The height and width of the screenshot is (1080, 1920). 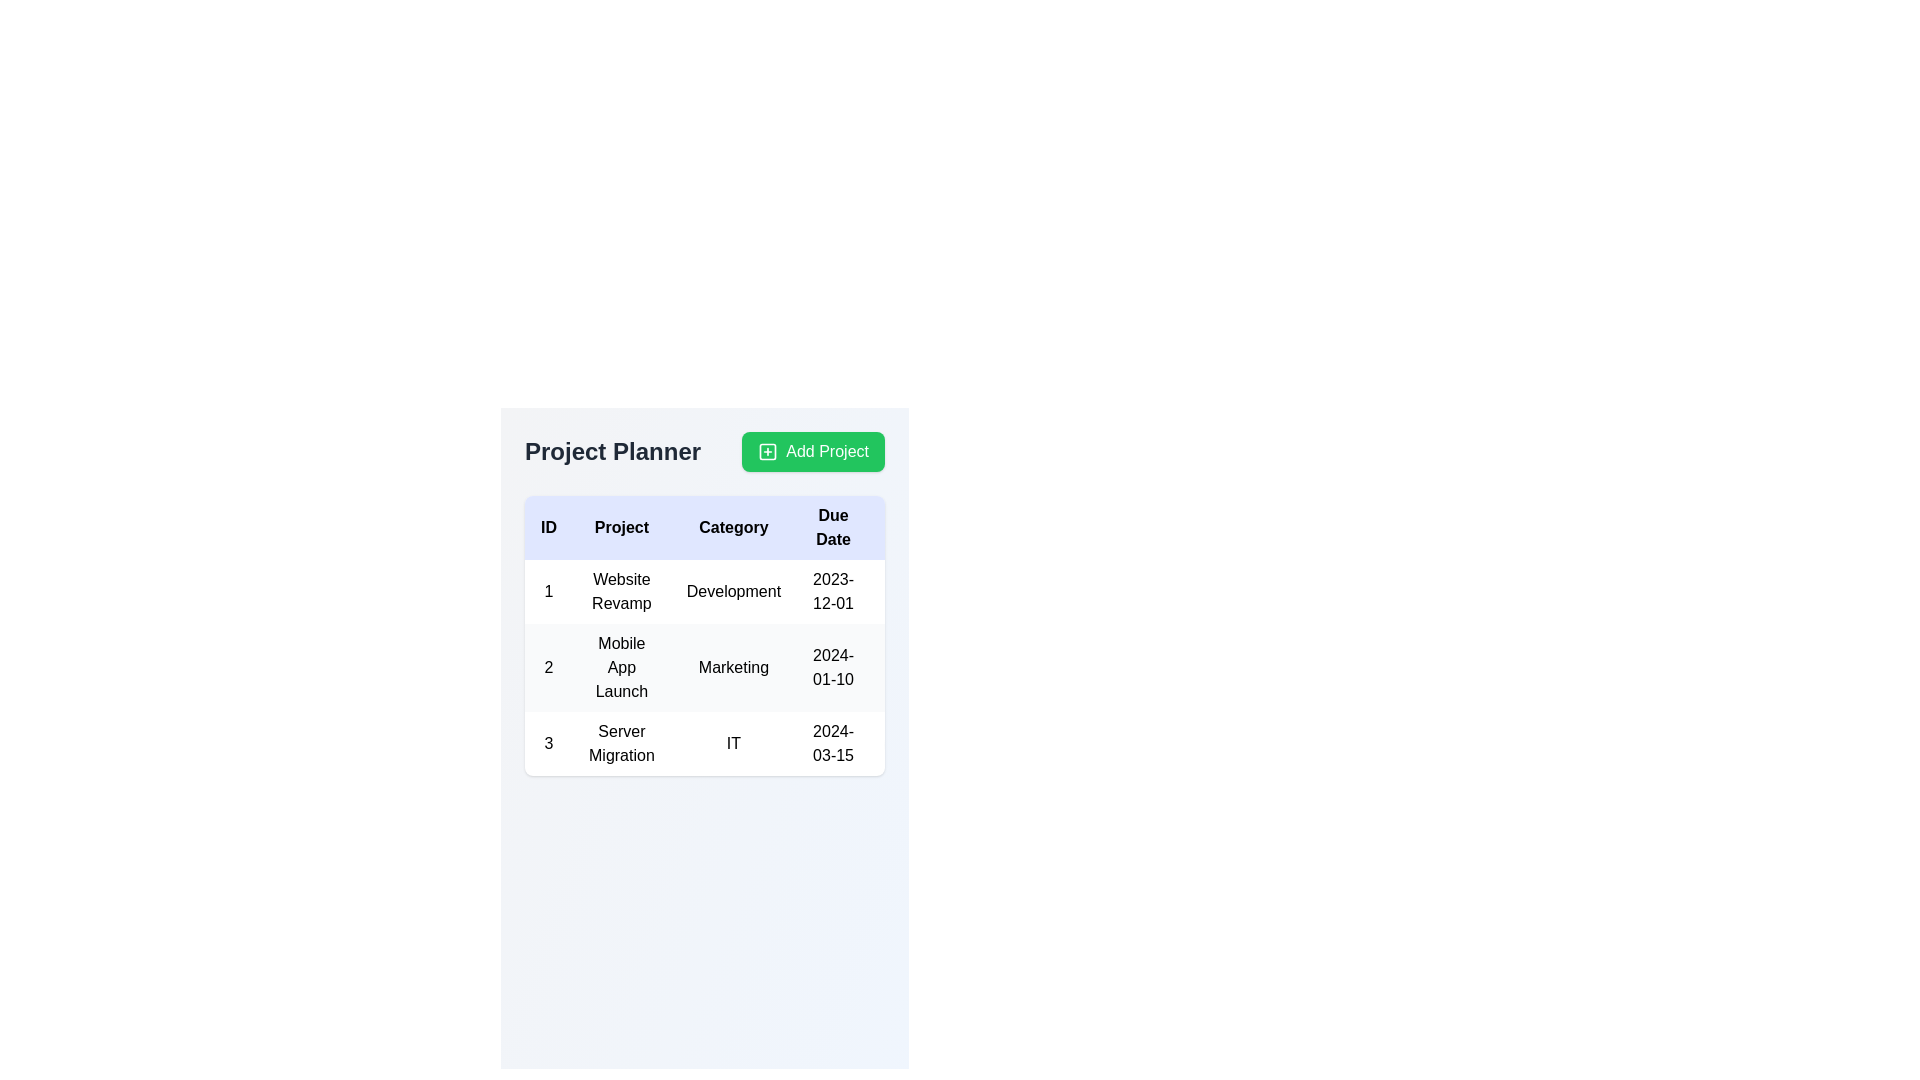 I want to click on the Table Header Cell indicating due dates in the Project Planner table, which is the fourth column header from the left, so click(x=833, y=527).